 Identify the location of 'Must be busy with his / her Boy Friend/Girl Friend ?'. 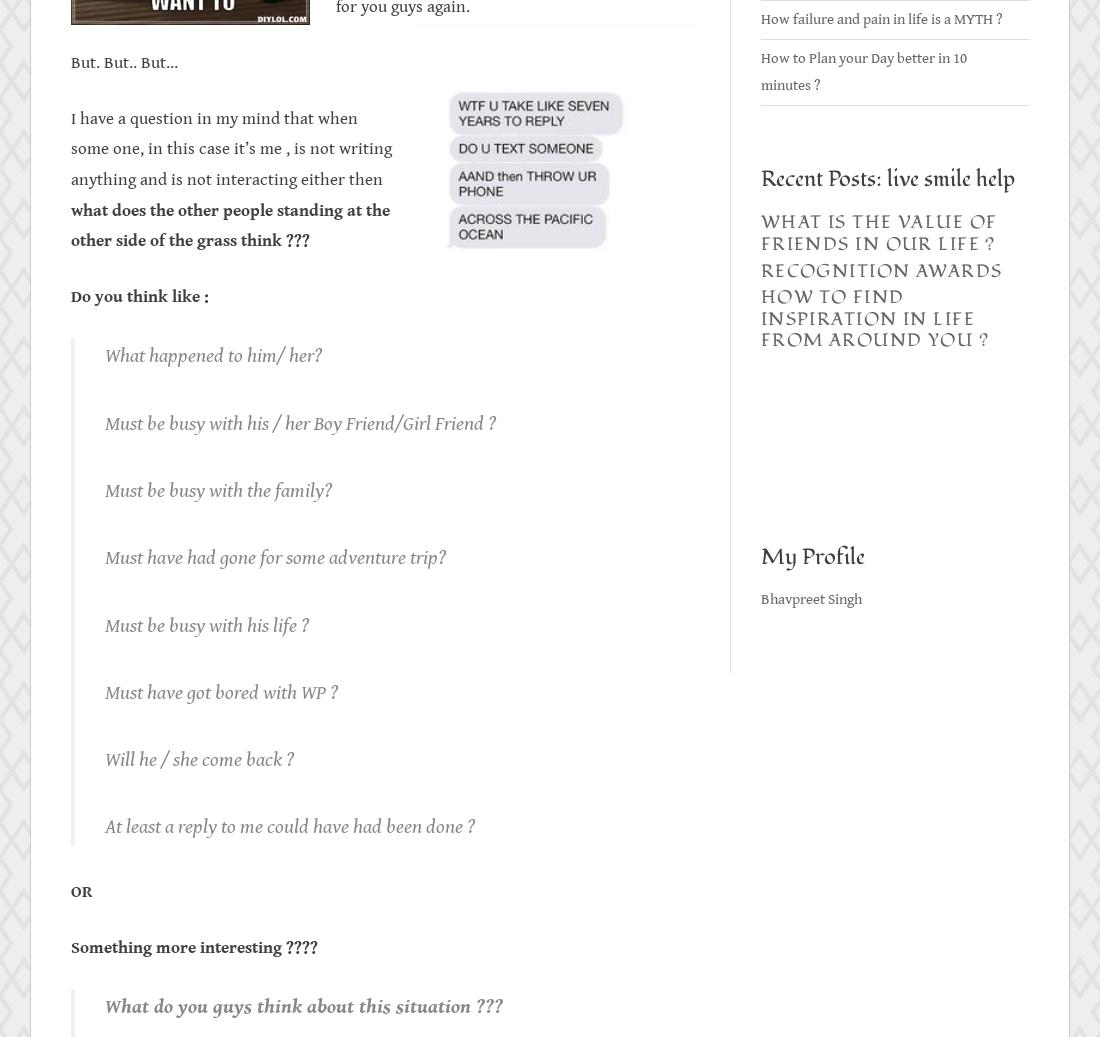
(105, 421).